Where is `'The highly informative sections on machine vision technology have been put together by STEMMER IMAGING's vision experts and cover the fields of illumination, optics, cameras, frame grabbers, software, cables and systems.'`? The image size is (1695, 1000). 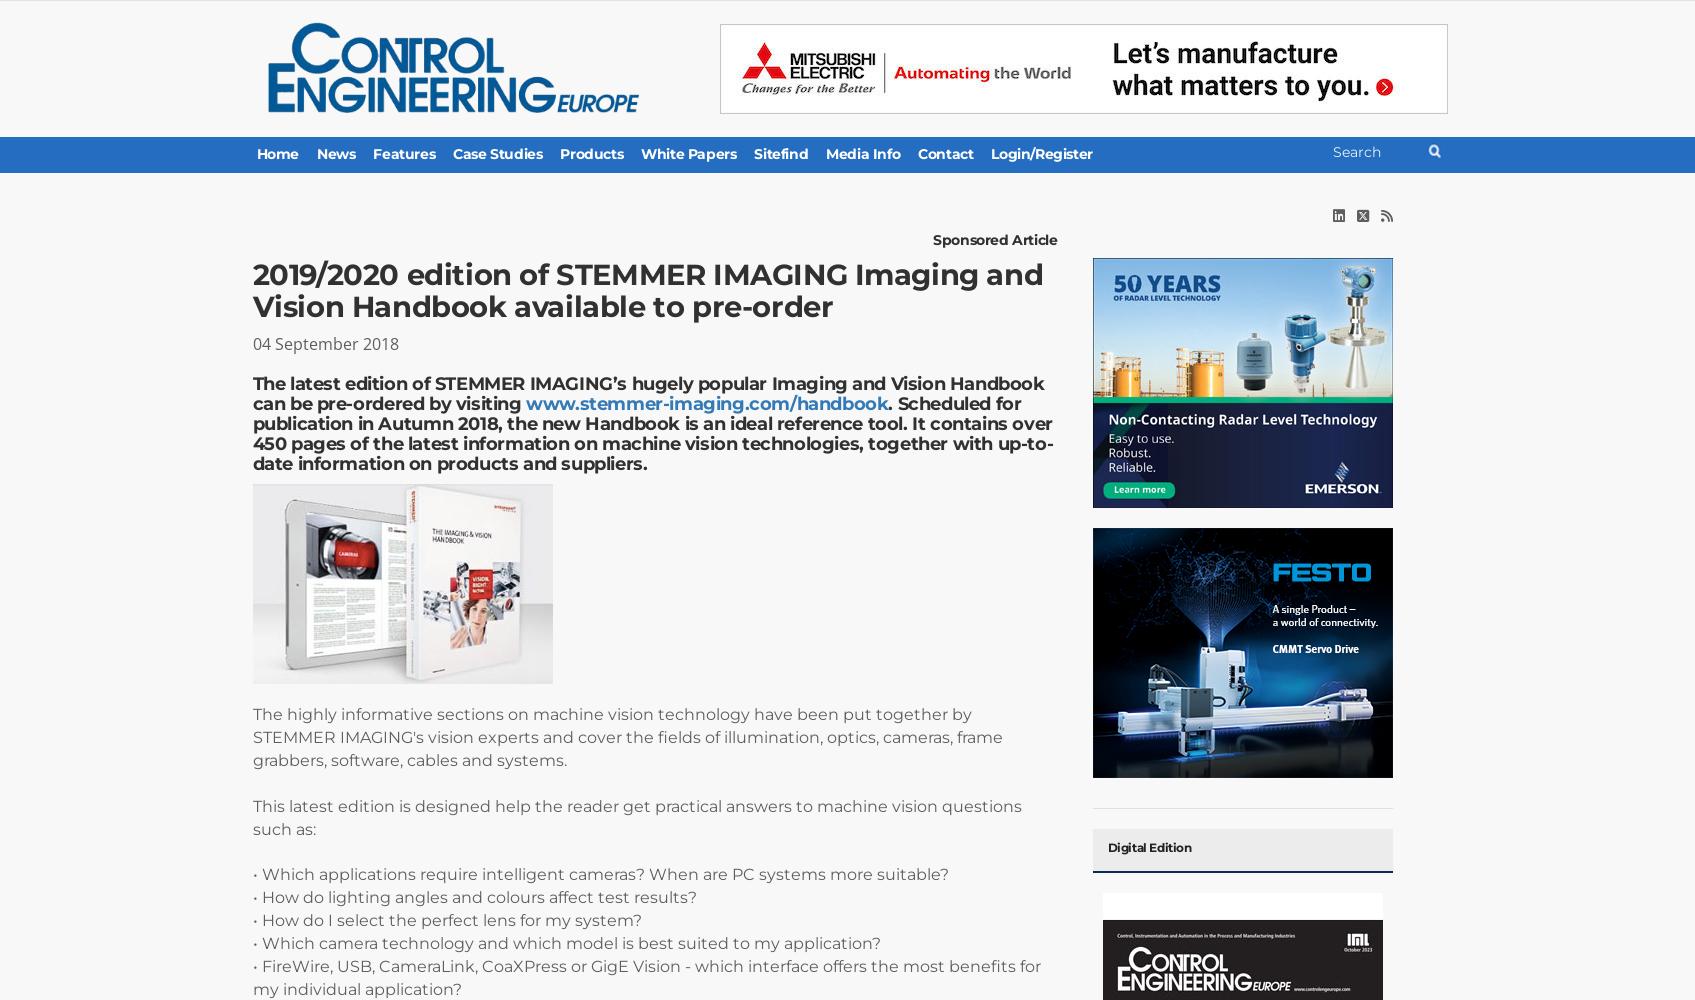 'The highly informative sections on machine vision technology have been put together by STEMMER IMAGING's vision experts and cover the fields of illumination, optics, cameras, frame grabbers, software, cables and systems.' is located at coordinates (625, 736).